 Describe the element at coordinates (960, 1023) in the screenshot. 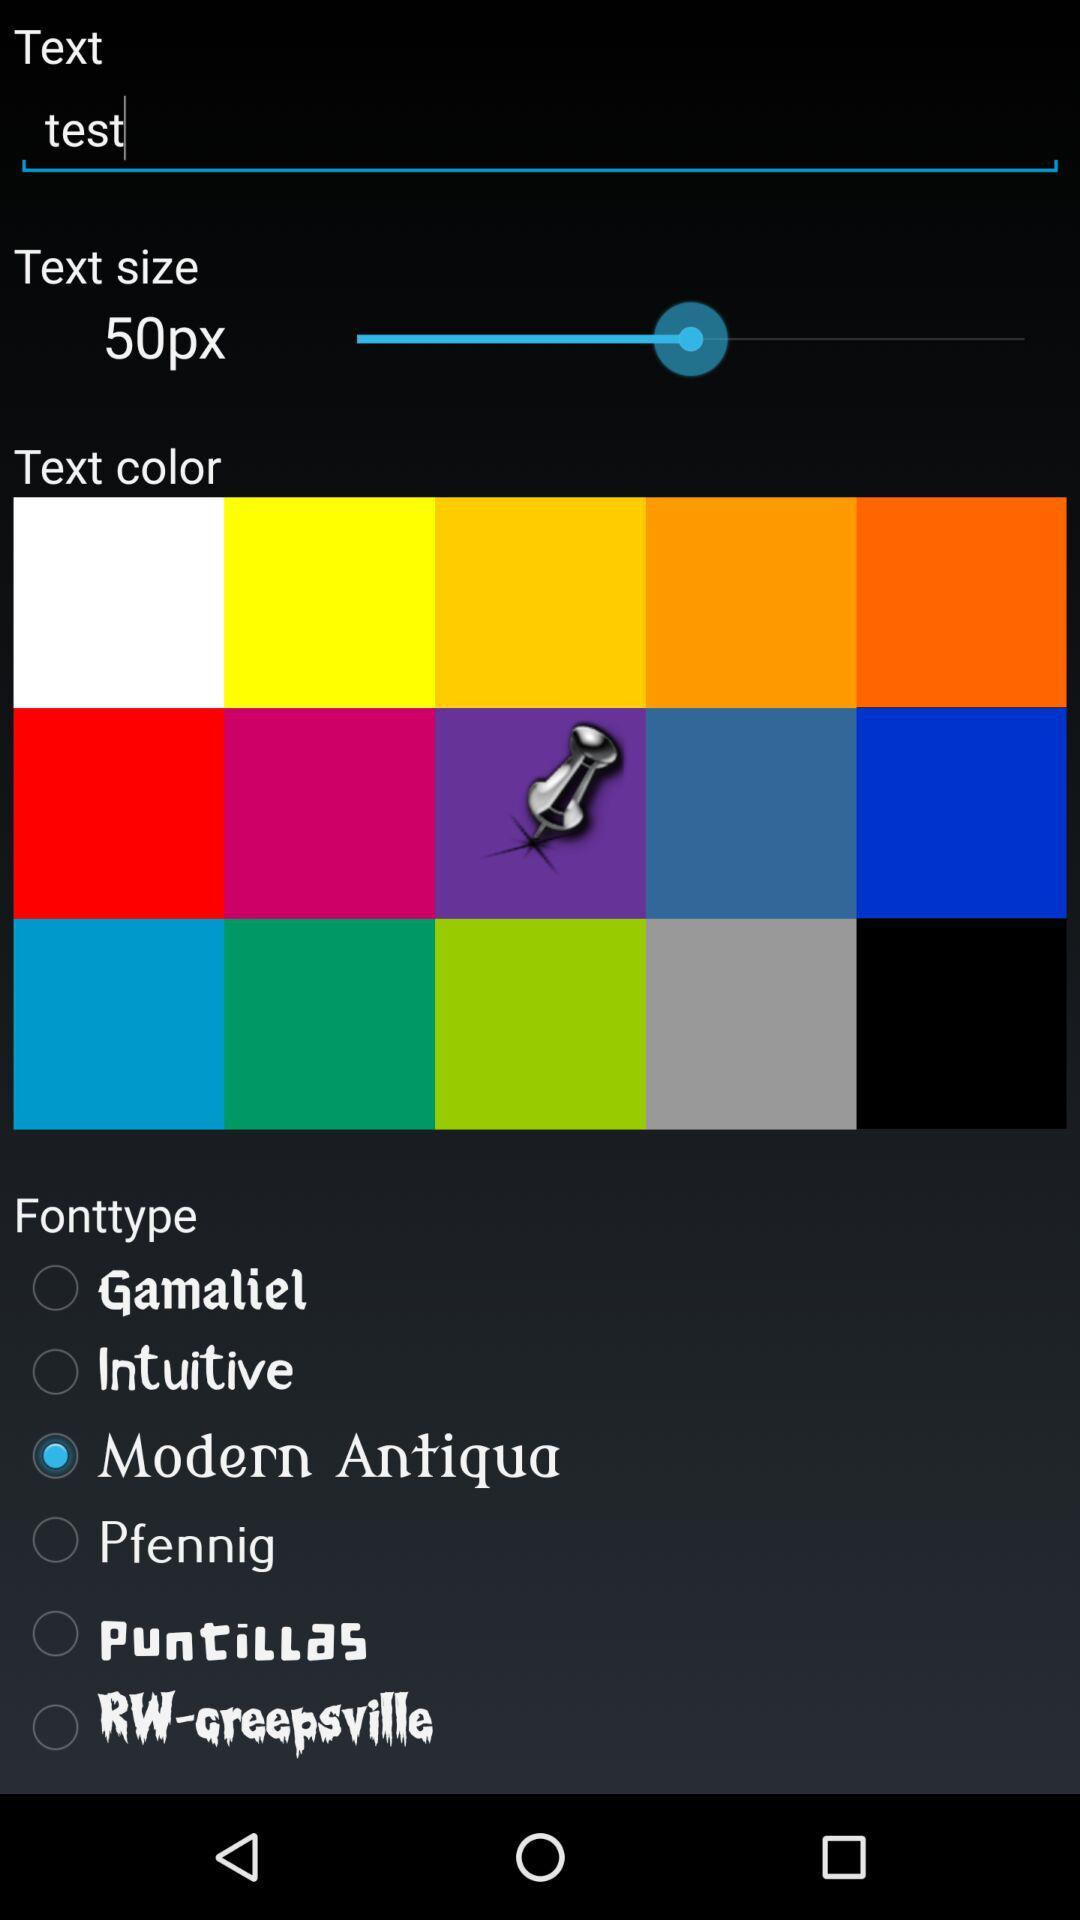

I see `the colour black` at that location.